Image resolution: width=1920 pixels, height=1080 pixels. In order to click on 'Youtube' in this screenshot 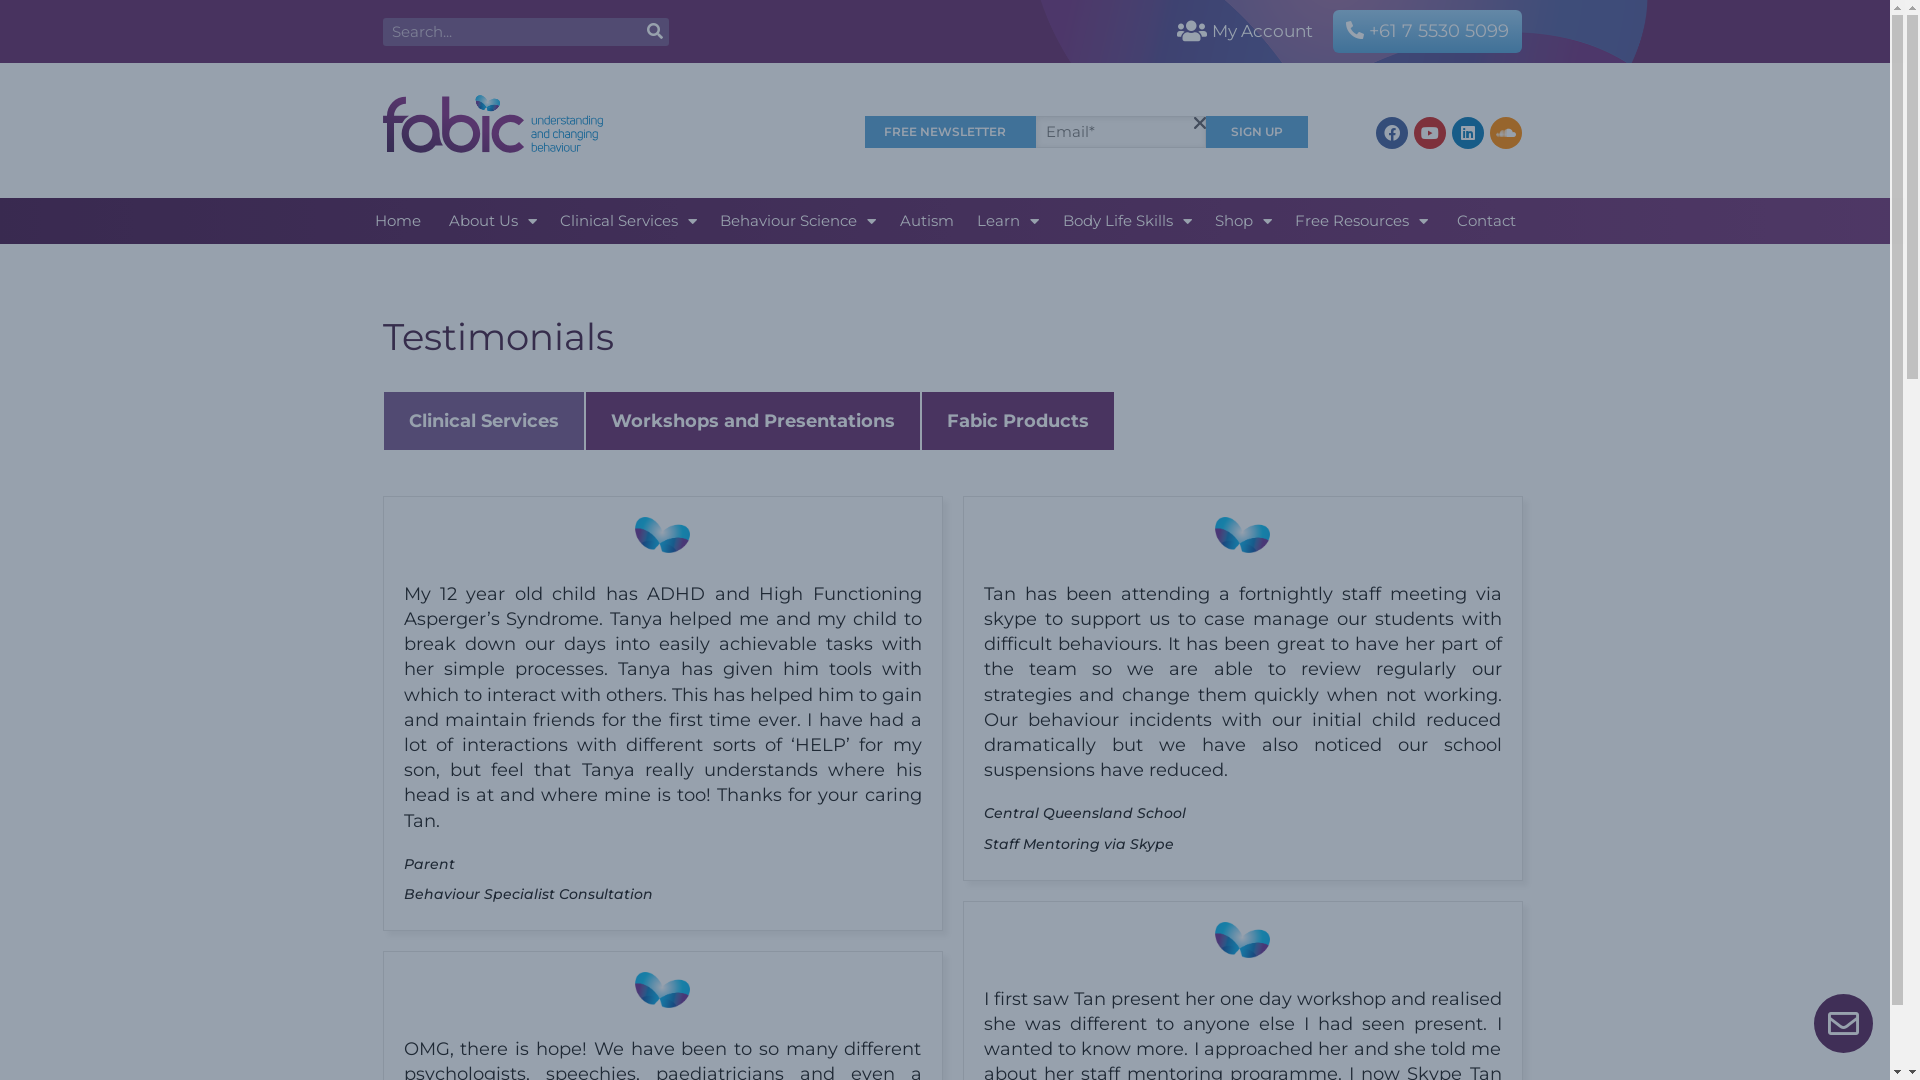, I will do `click(1429, 132)`.